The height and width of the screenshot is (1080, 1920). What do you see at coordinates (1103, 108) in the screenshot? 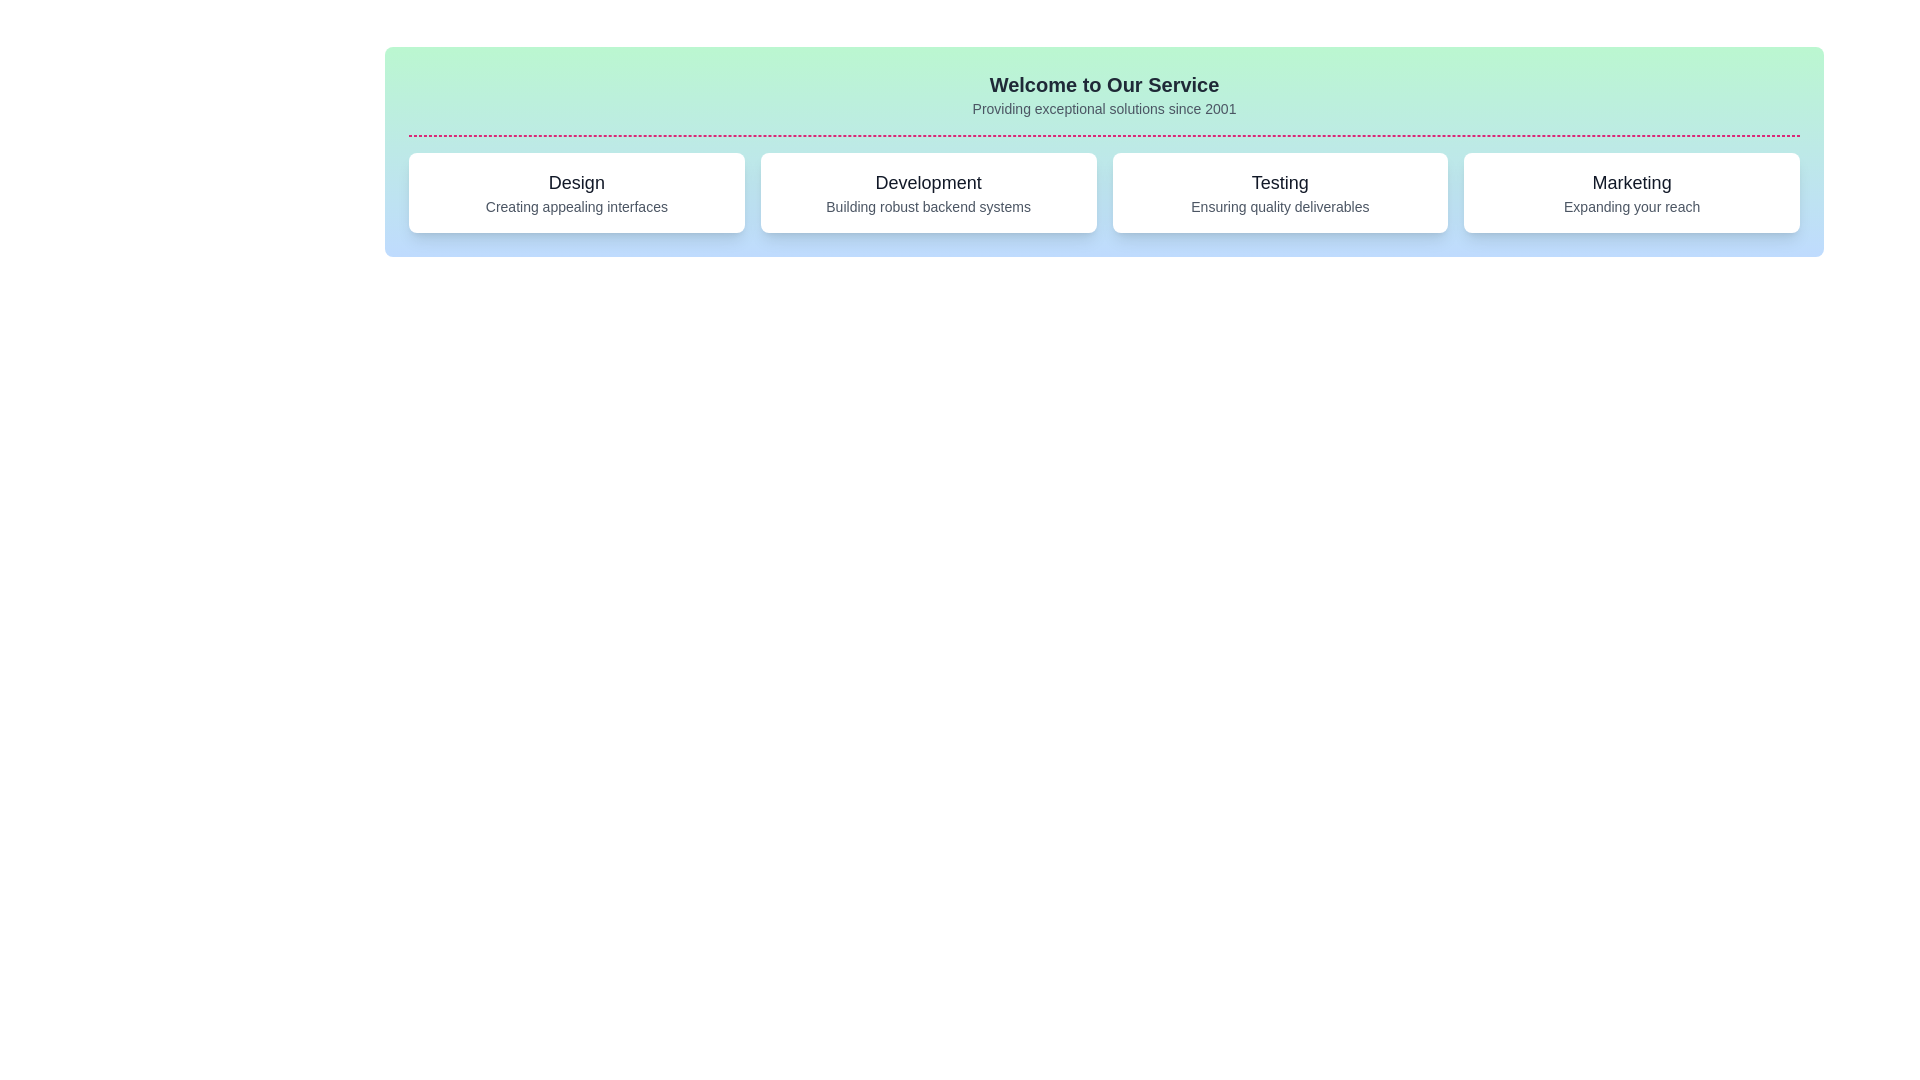
I see `the text label displaying 'Providing exceptional solutions since 2001', which is styled in gray and located beneath the main heading 'Welcome to Our Service'` at bounding box center [1103, 108].